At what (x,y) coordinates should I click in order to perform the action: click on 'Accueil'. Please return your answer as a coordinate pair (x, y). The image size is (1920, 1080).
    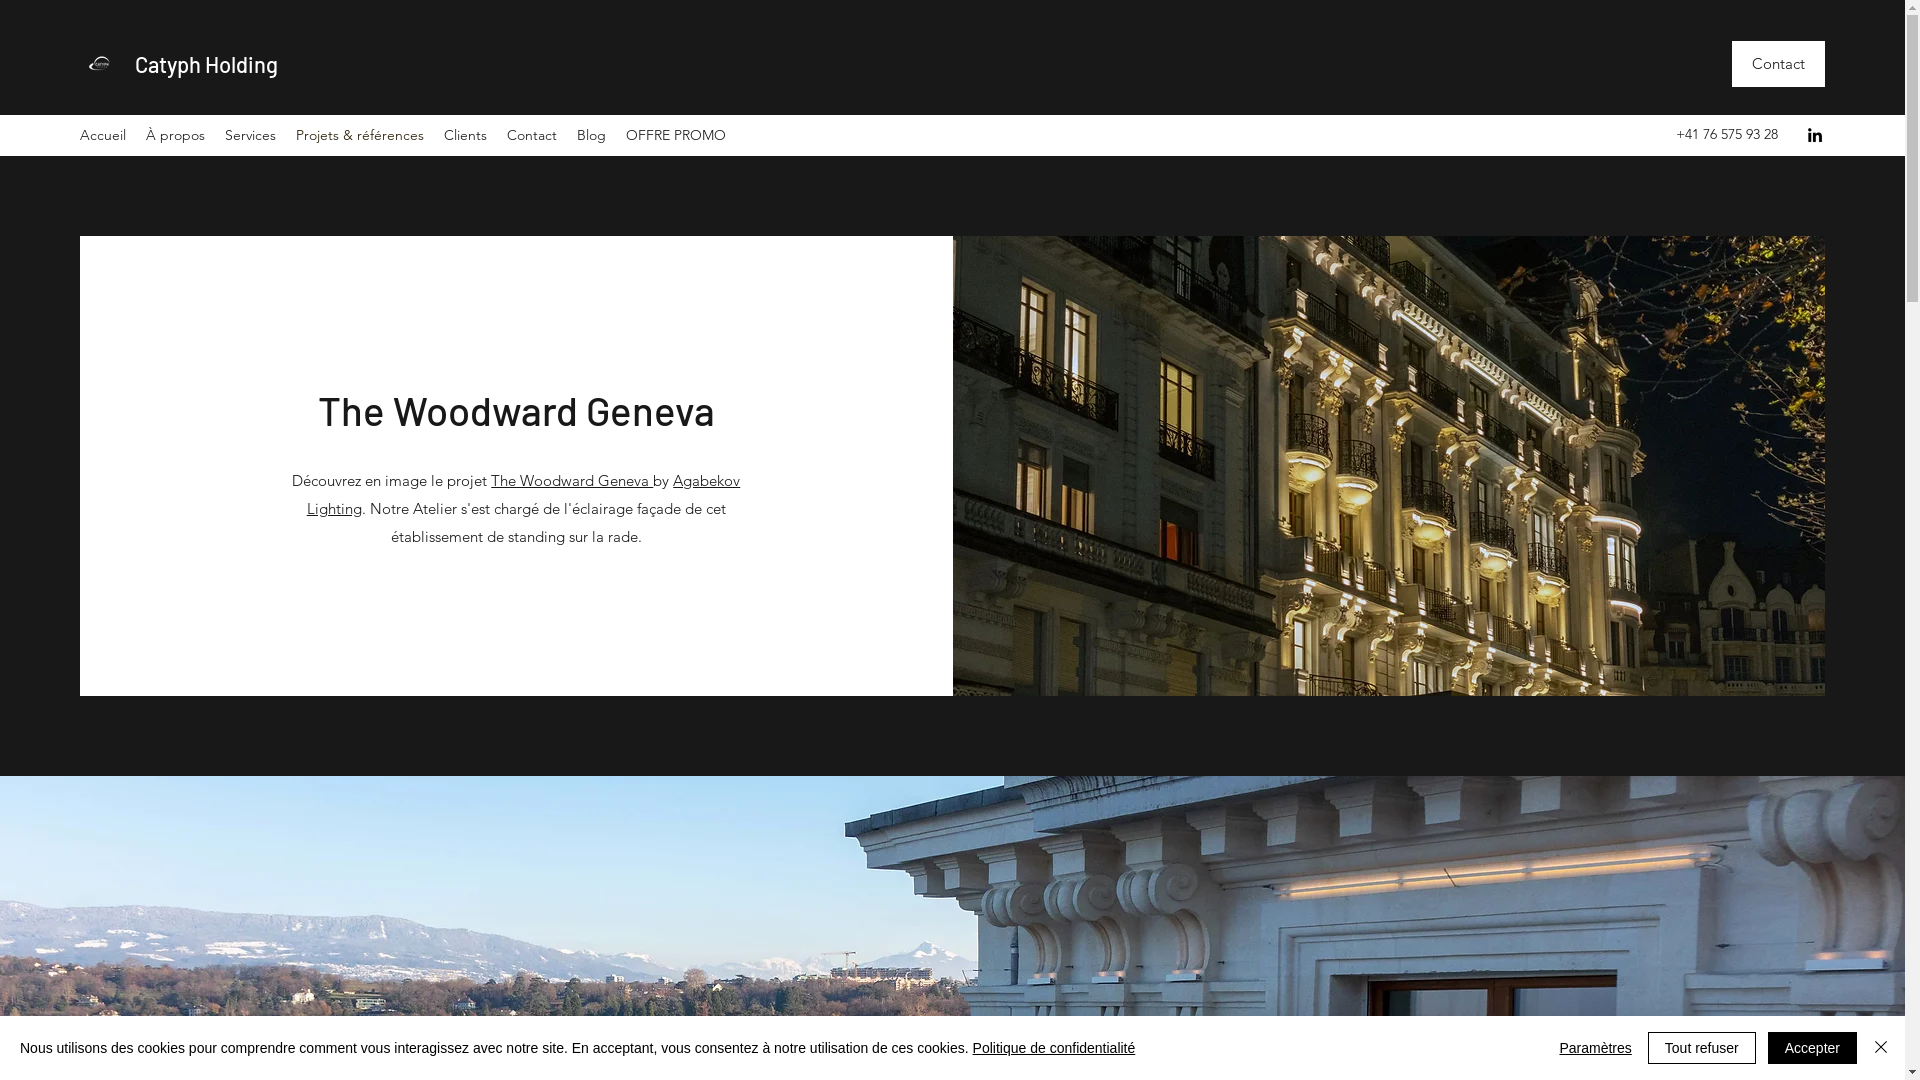
    Looking at the image, I should click on (101, 135).